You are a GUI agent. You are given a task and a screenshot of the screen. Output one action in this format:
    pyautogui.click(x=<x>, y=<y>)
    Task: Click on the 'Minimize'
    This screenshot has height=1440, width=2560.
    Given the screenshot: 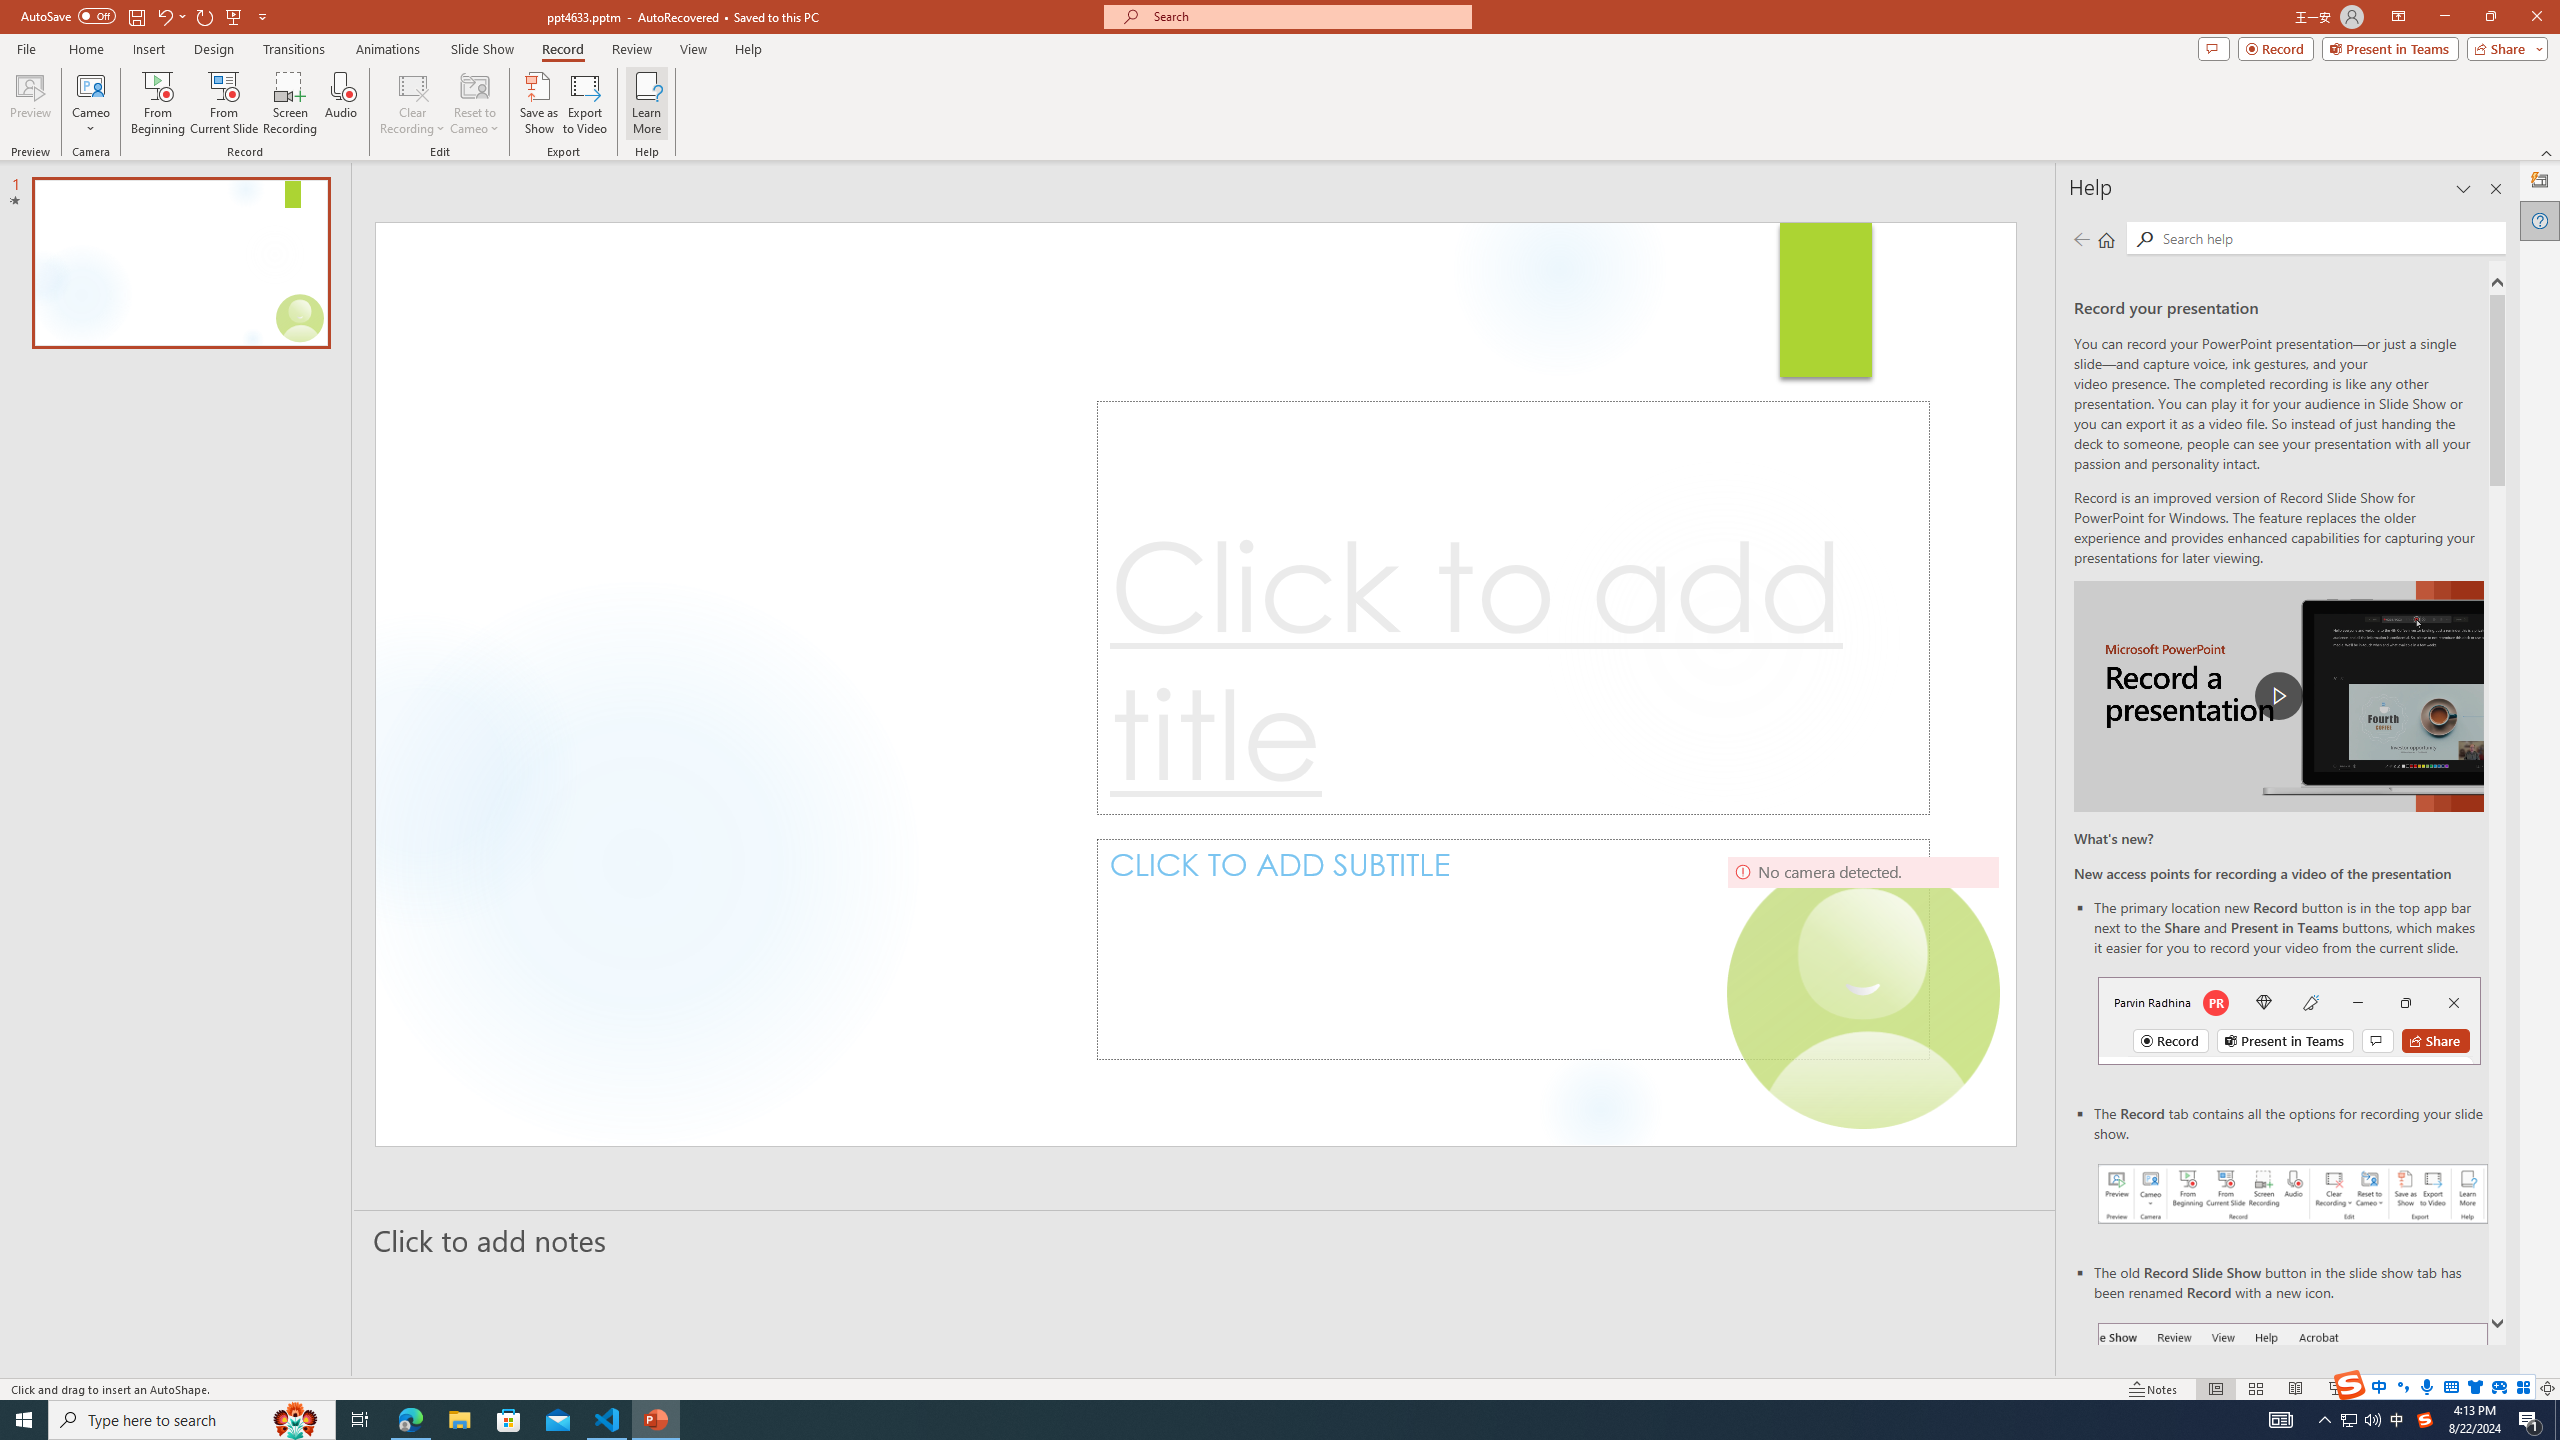 What is the action you would take?
    pyautogui.click(x=2443, y=16)
    